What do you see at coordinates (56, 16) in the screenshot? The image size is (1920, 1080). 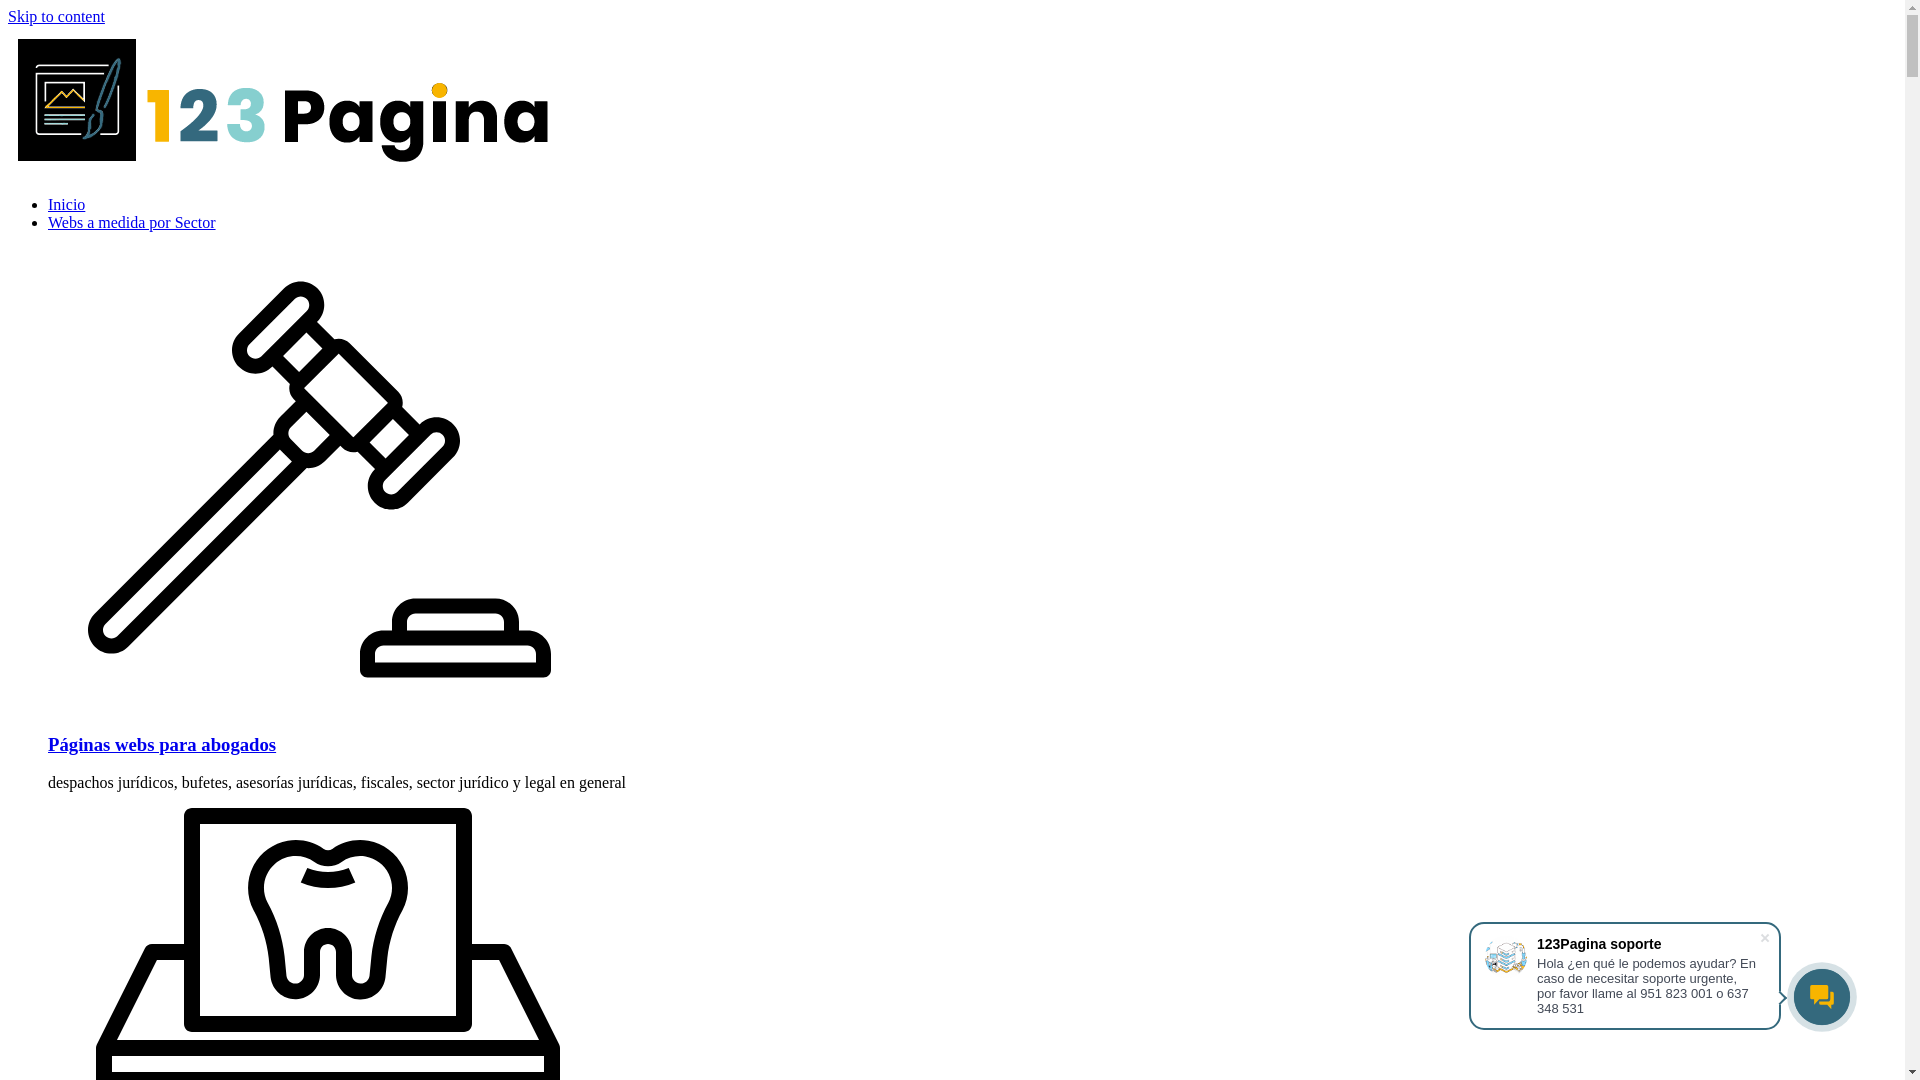 I see `'Skip to content'` at bounding box center [56, 16].